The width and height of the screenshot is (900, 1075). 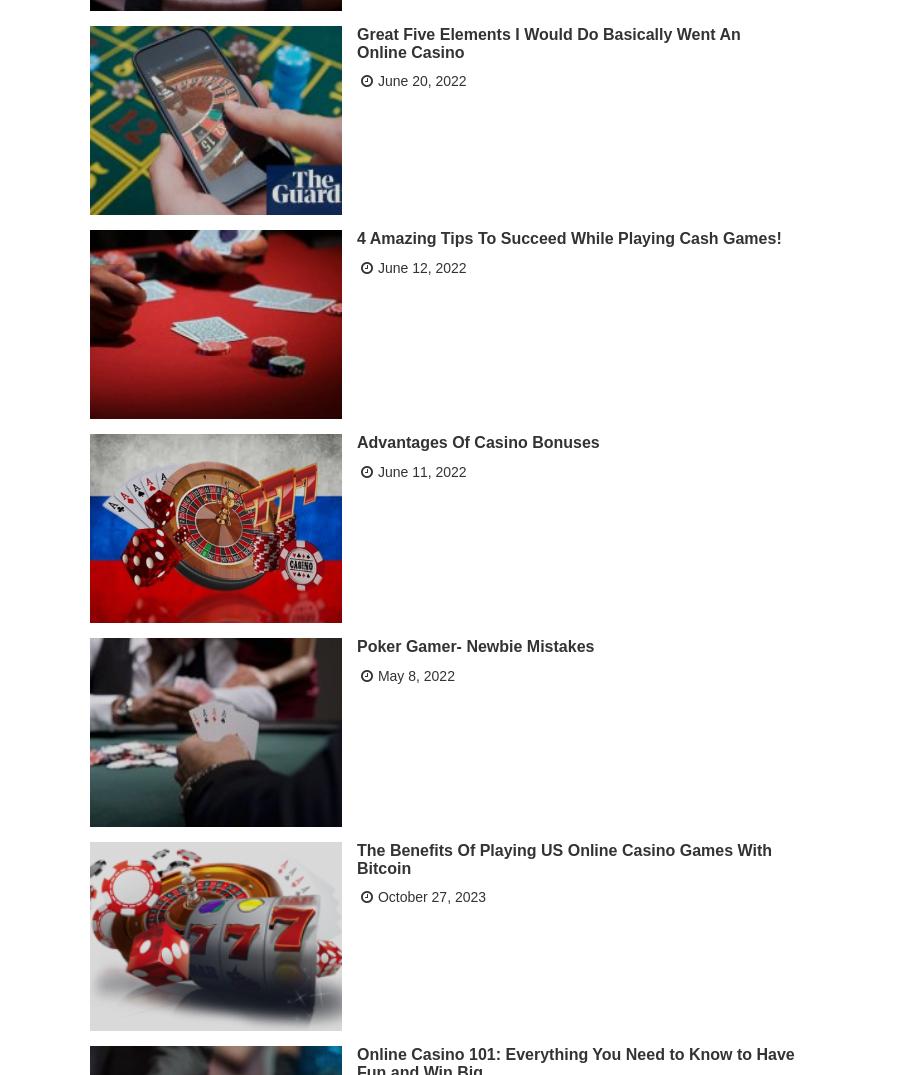 I want to click on 'The Benefits Of Playing US Online Casino Games With Bitcoin', so click(x=564, y=857).